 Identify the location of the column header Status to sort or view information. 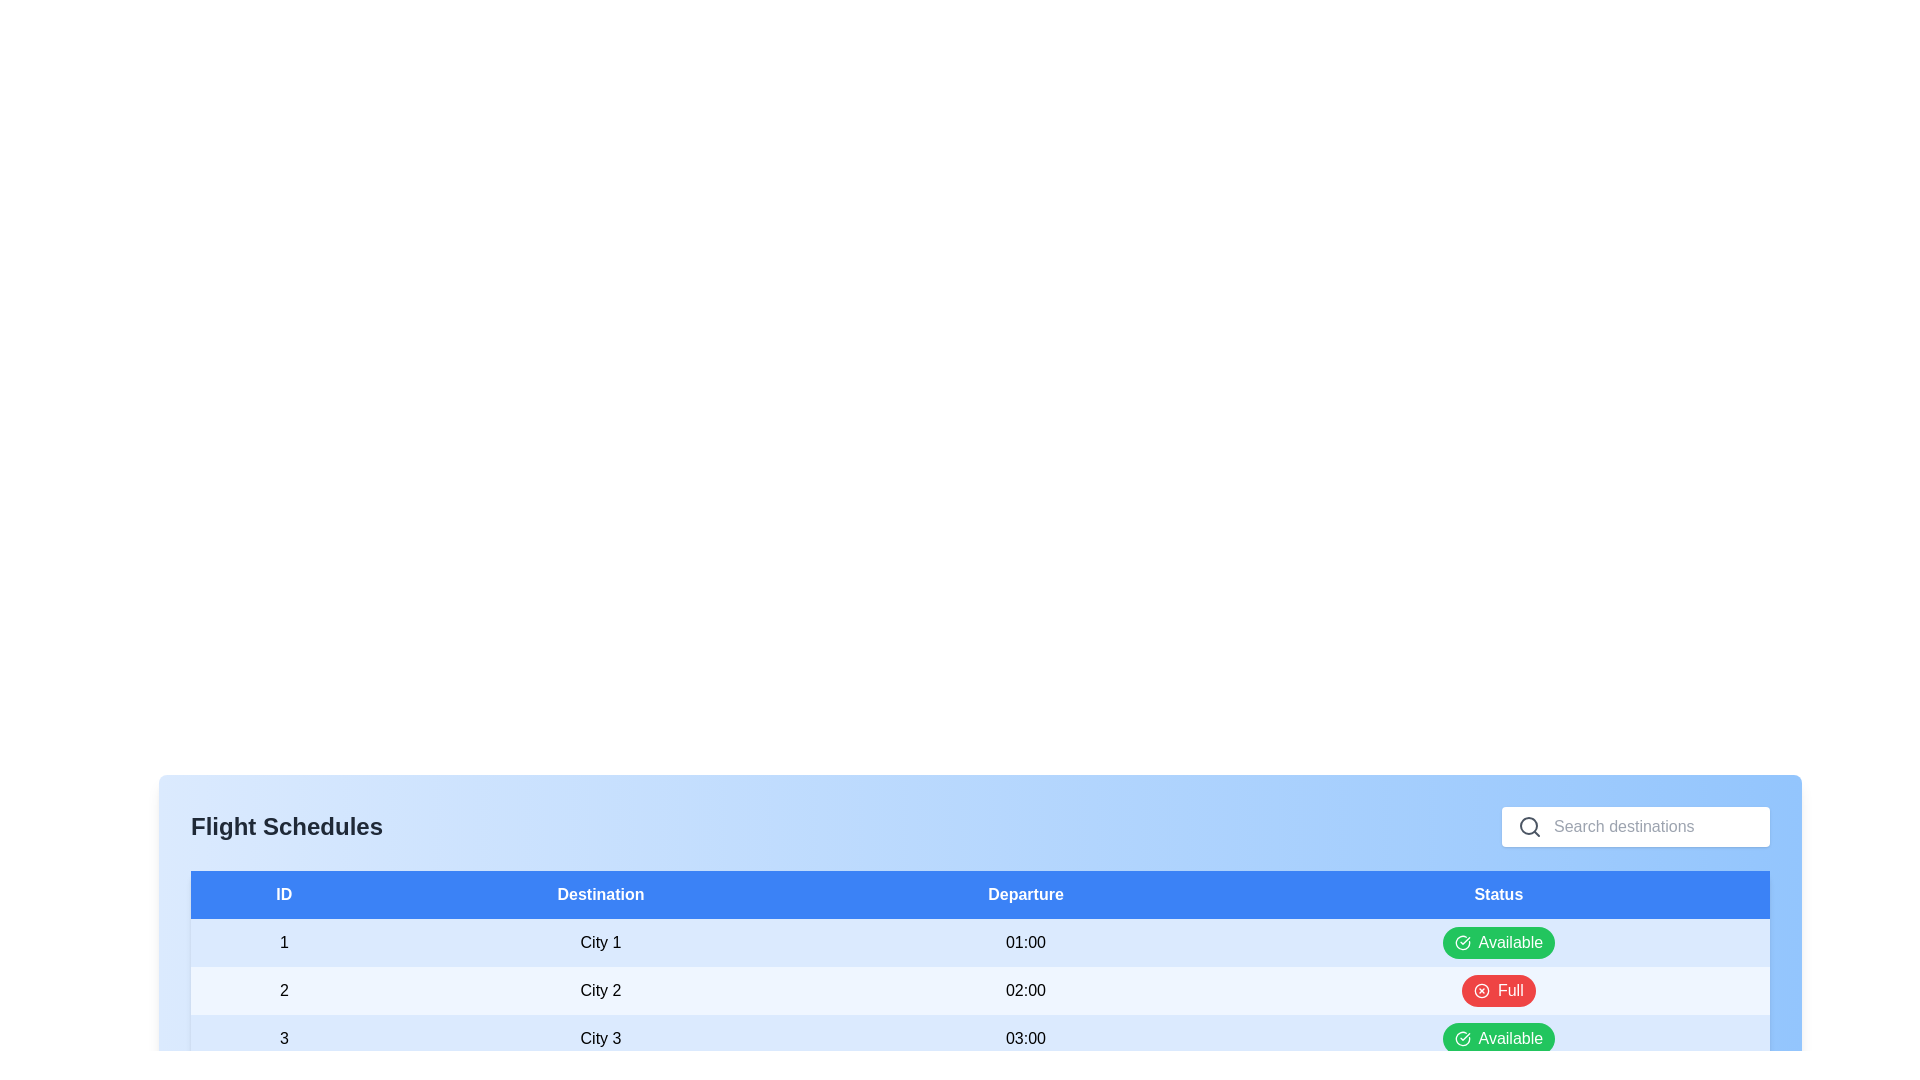
(1498, 893).